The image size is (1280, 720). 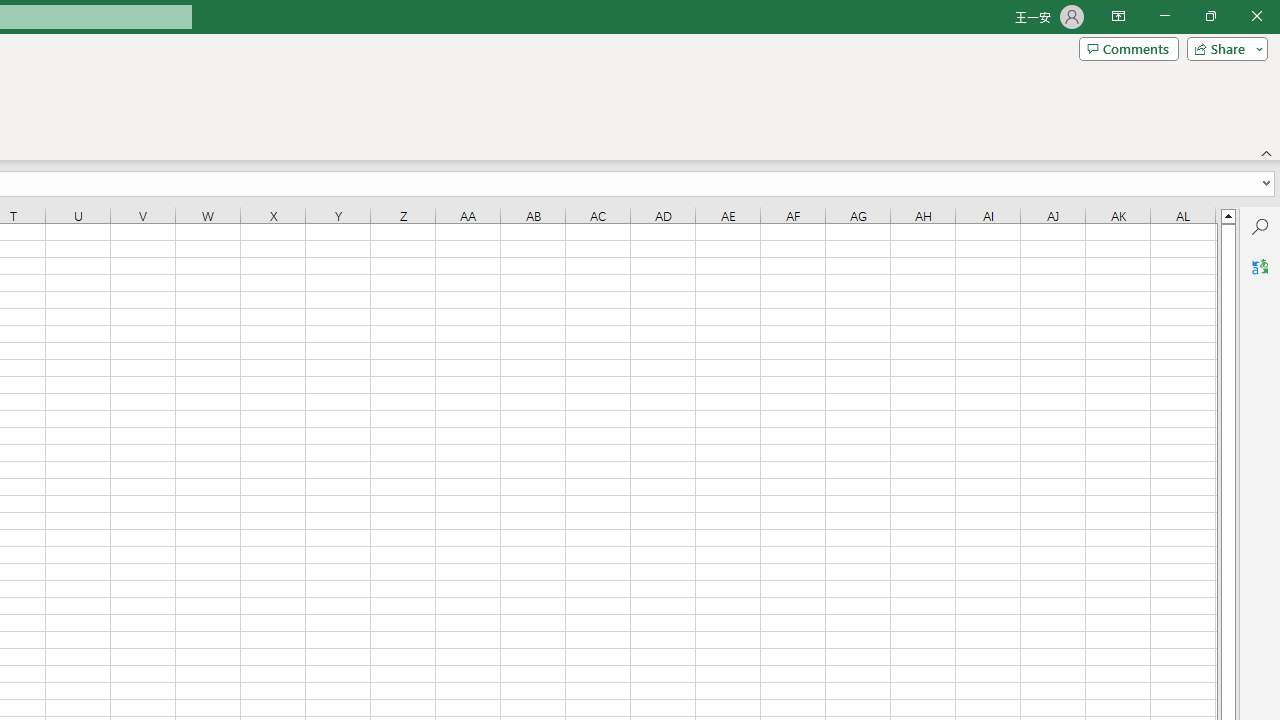 I want to click on 'Comments', so click(x=1128, y=47).